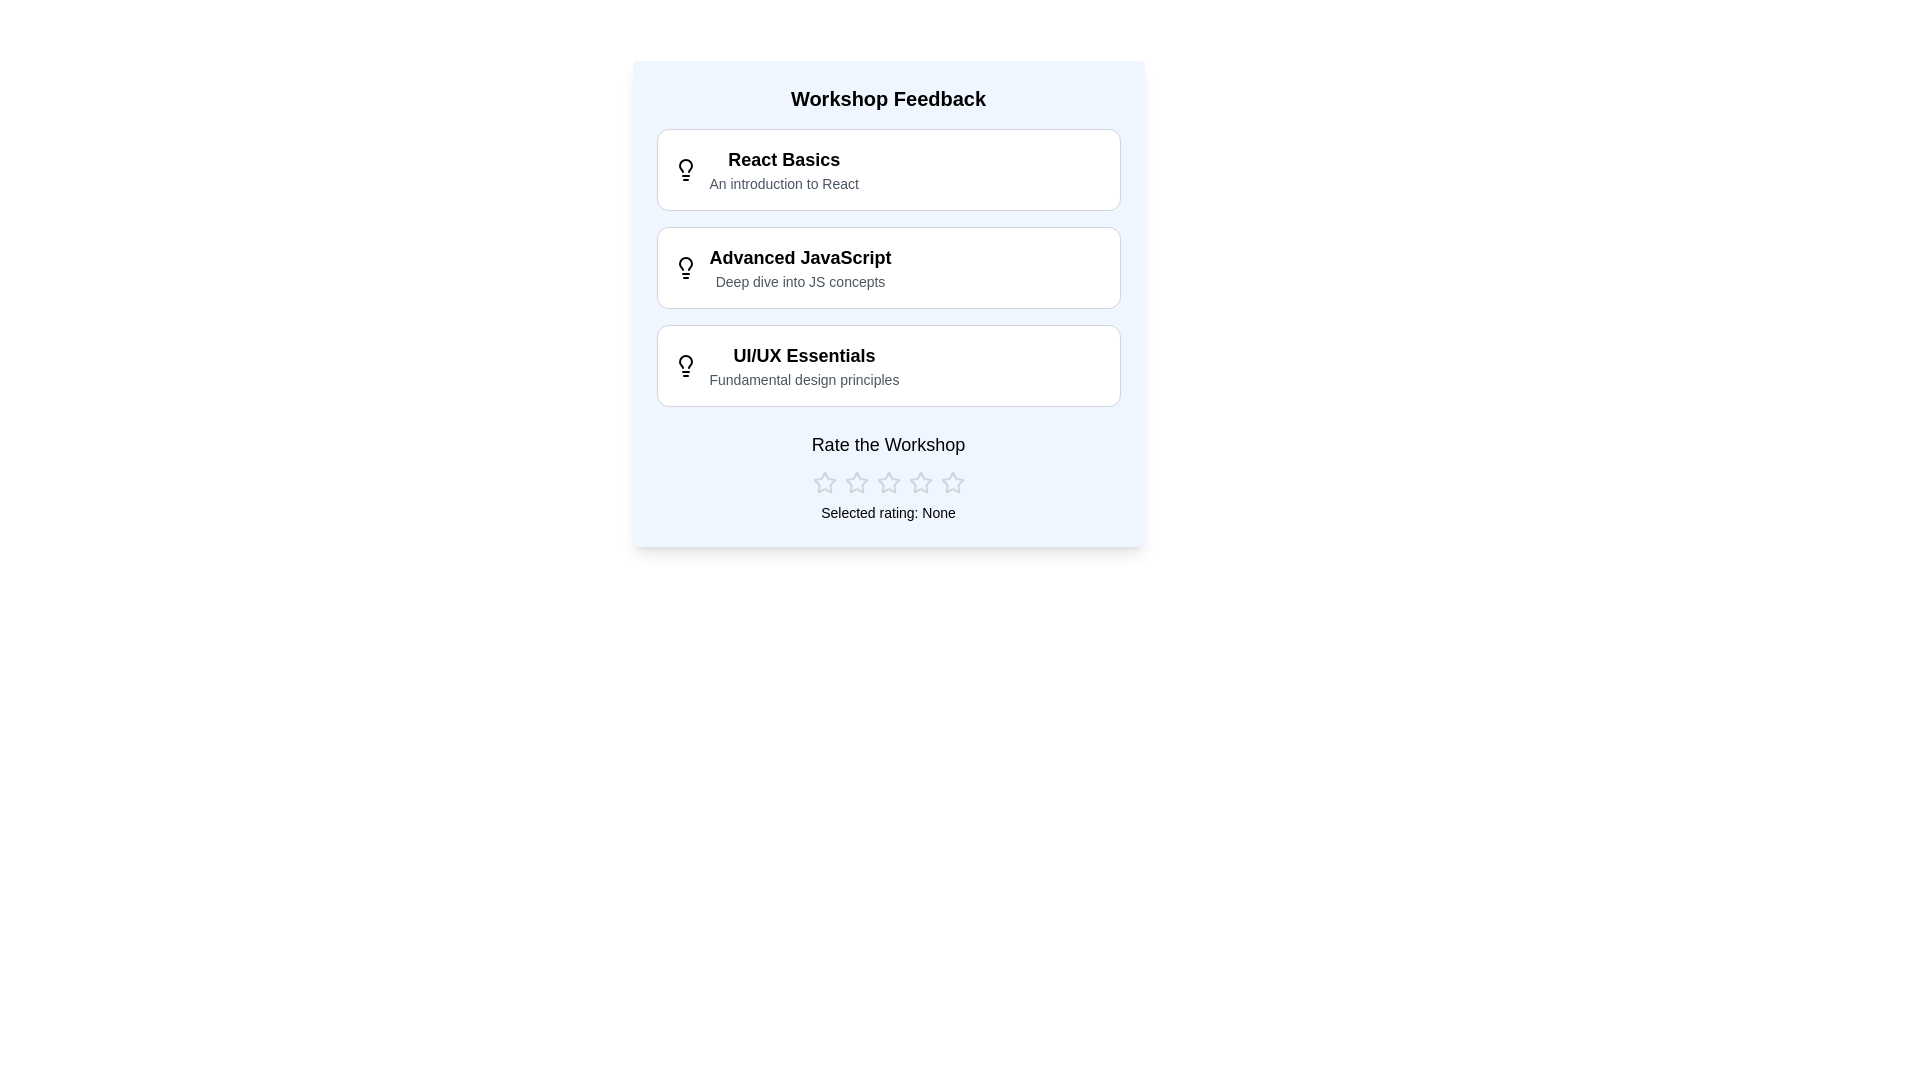 The image size is (1920, 1080). What do you see at coordinates (887, 266) in the screenshot?
I see `on the informational Text label for the workshop on Advanced JavaScript, which is the second item in a vertically arranged list of cards` at bounding box center [887, 266].